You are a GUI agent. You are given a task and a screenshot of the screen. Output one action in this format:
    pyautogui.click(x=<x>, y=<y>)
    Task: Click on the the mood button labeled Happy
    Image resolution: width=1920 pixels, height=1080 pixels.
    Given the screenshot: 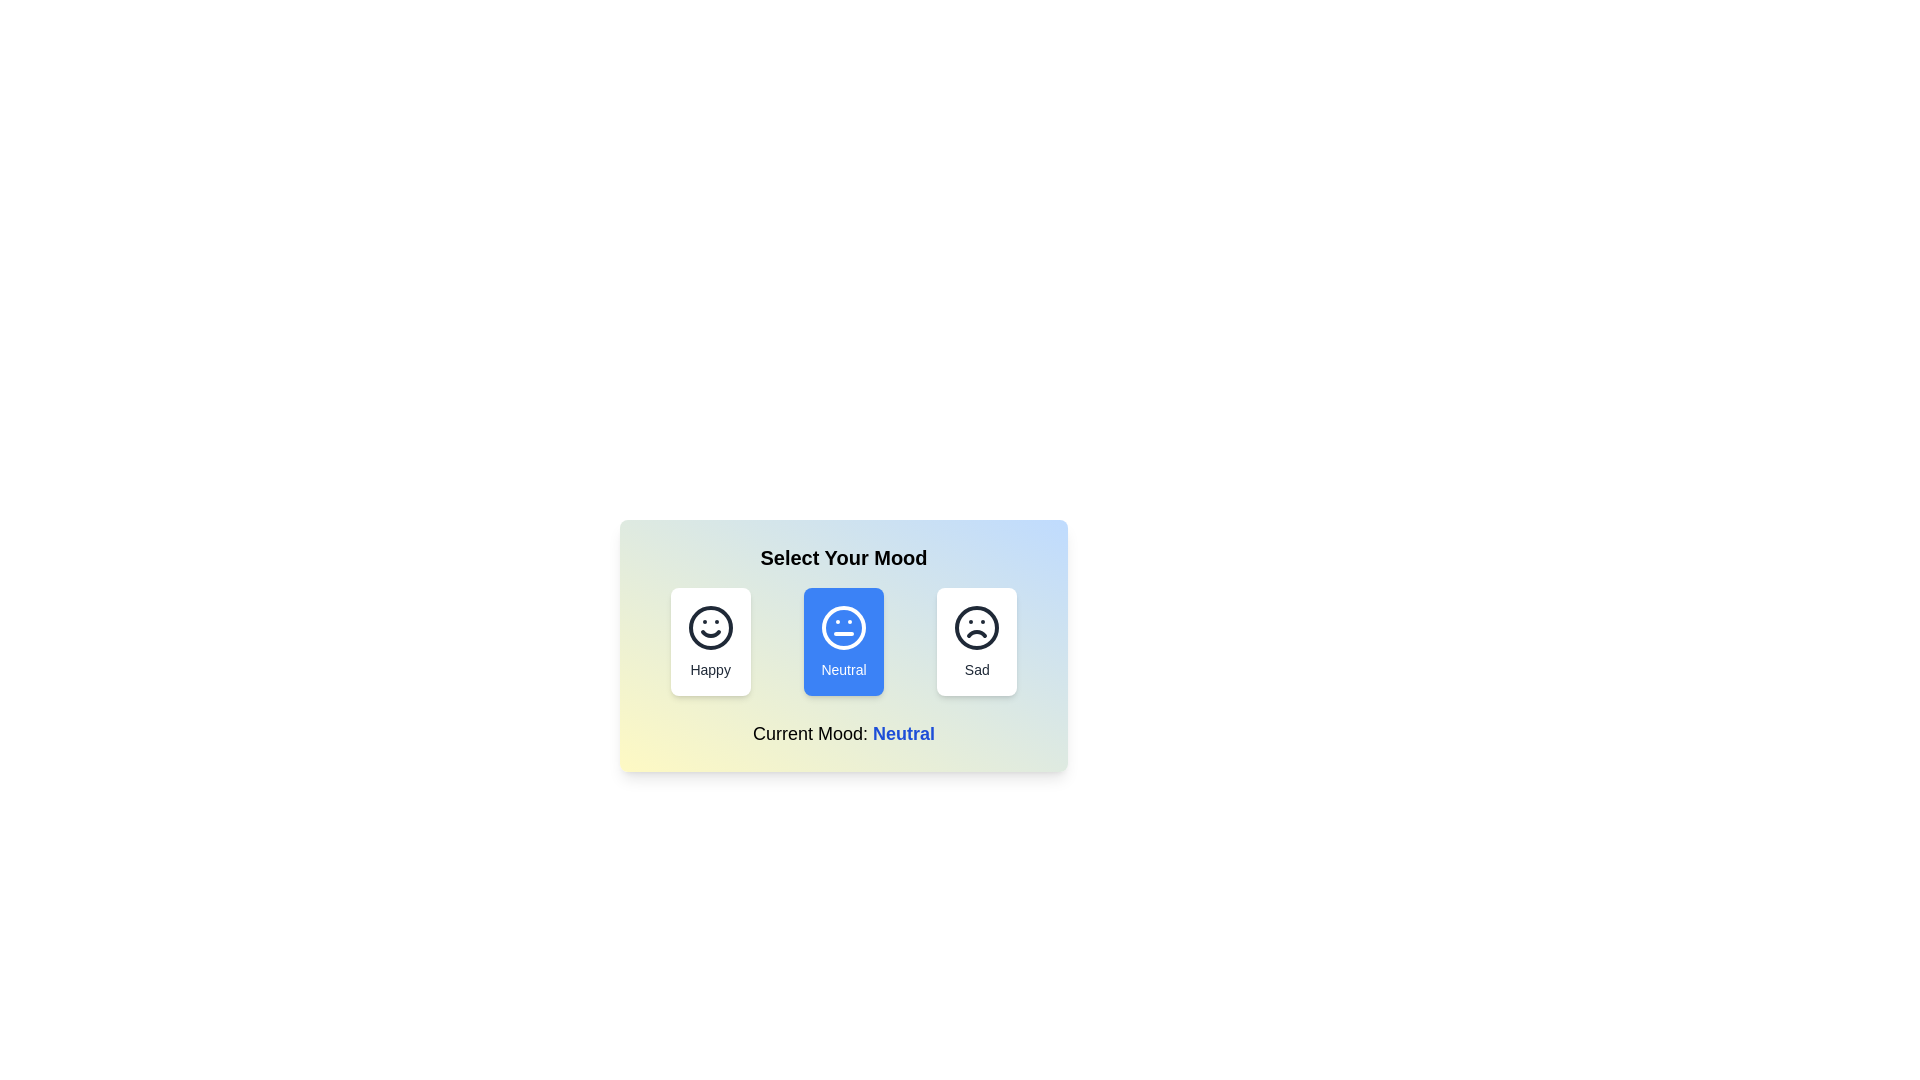 What is the action you would take?
    pyautogui.click(x=710, y=641)
    